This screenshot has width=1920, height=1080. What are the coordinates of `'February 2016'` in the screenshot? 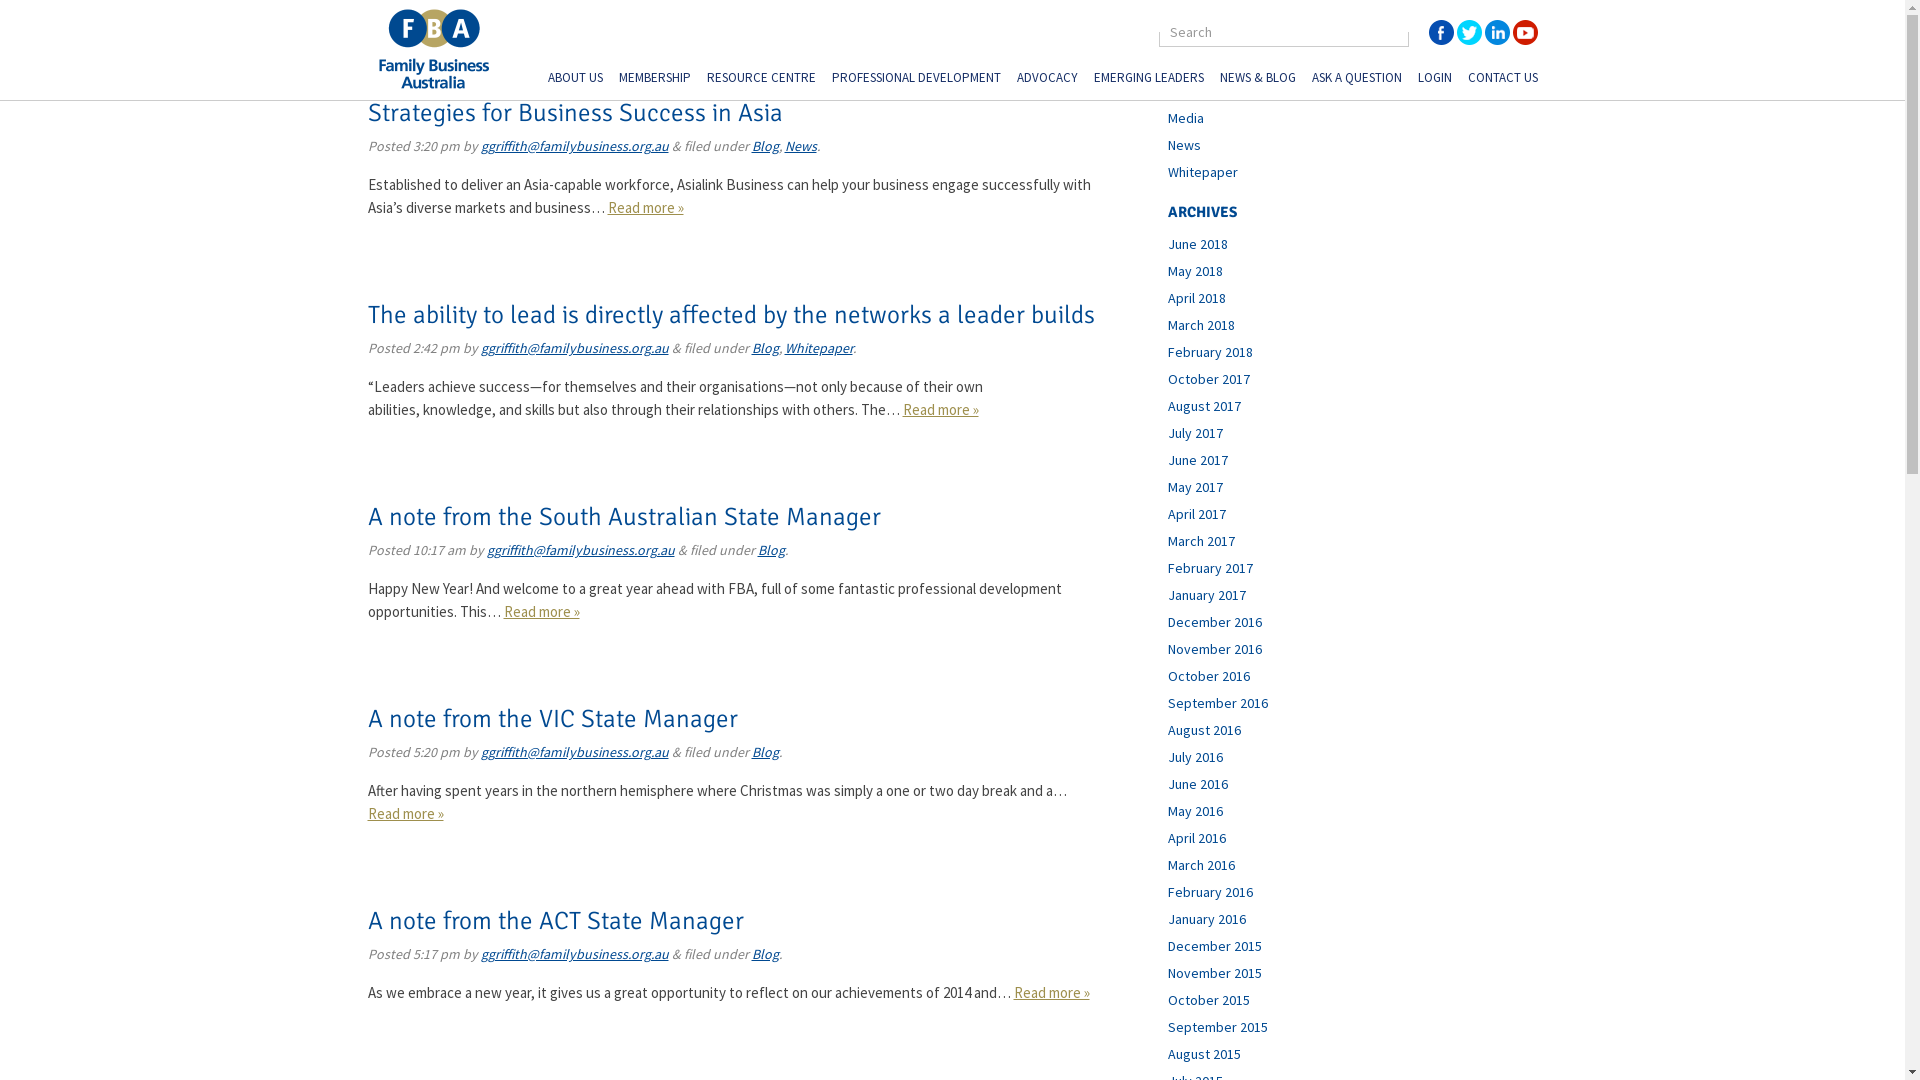 It's located at (1209, 890).